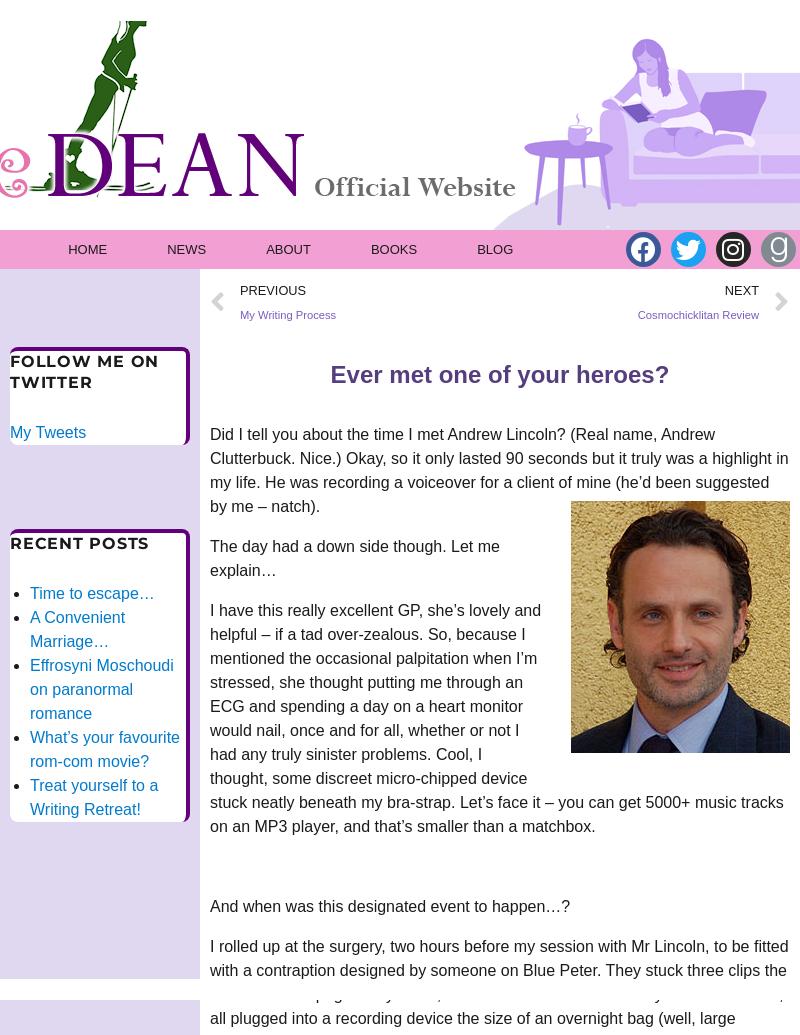 This screenshot has width=800, height=1035. Describe the element at coordinates (698, 314) in the screenshot. I see `'Cosmochicklitan Review'` at that location.